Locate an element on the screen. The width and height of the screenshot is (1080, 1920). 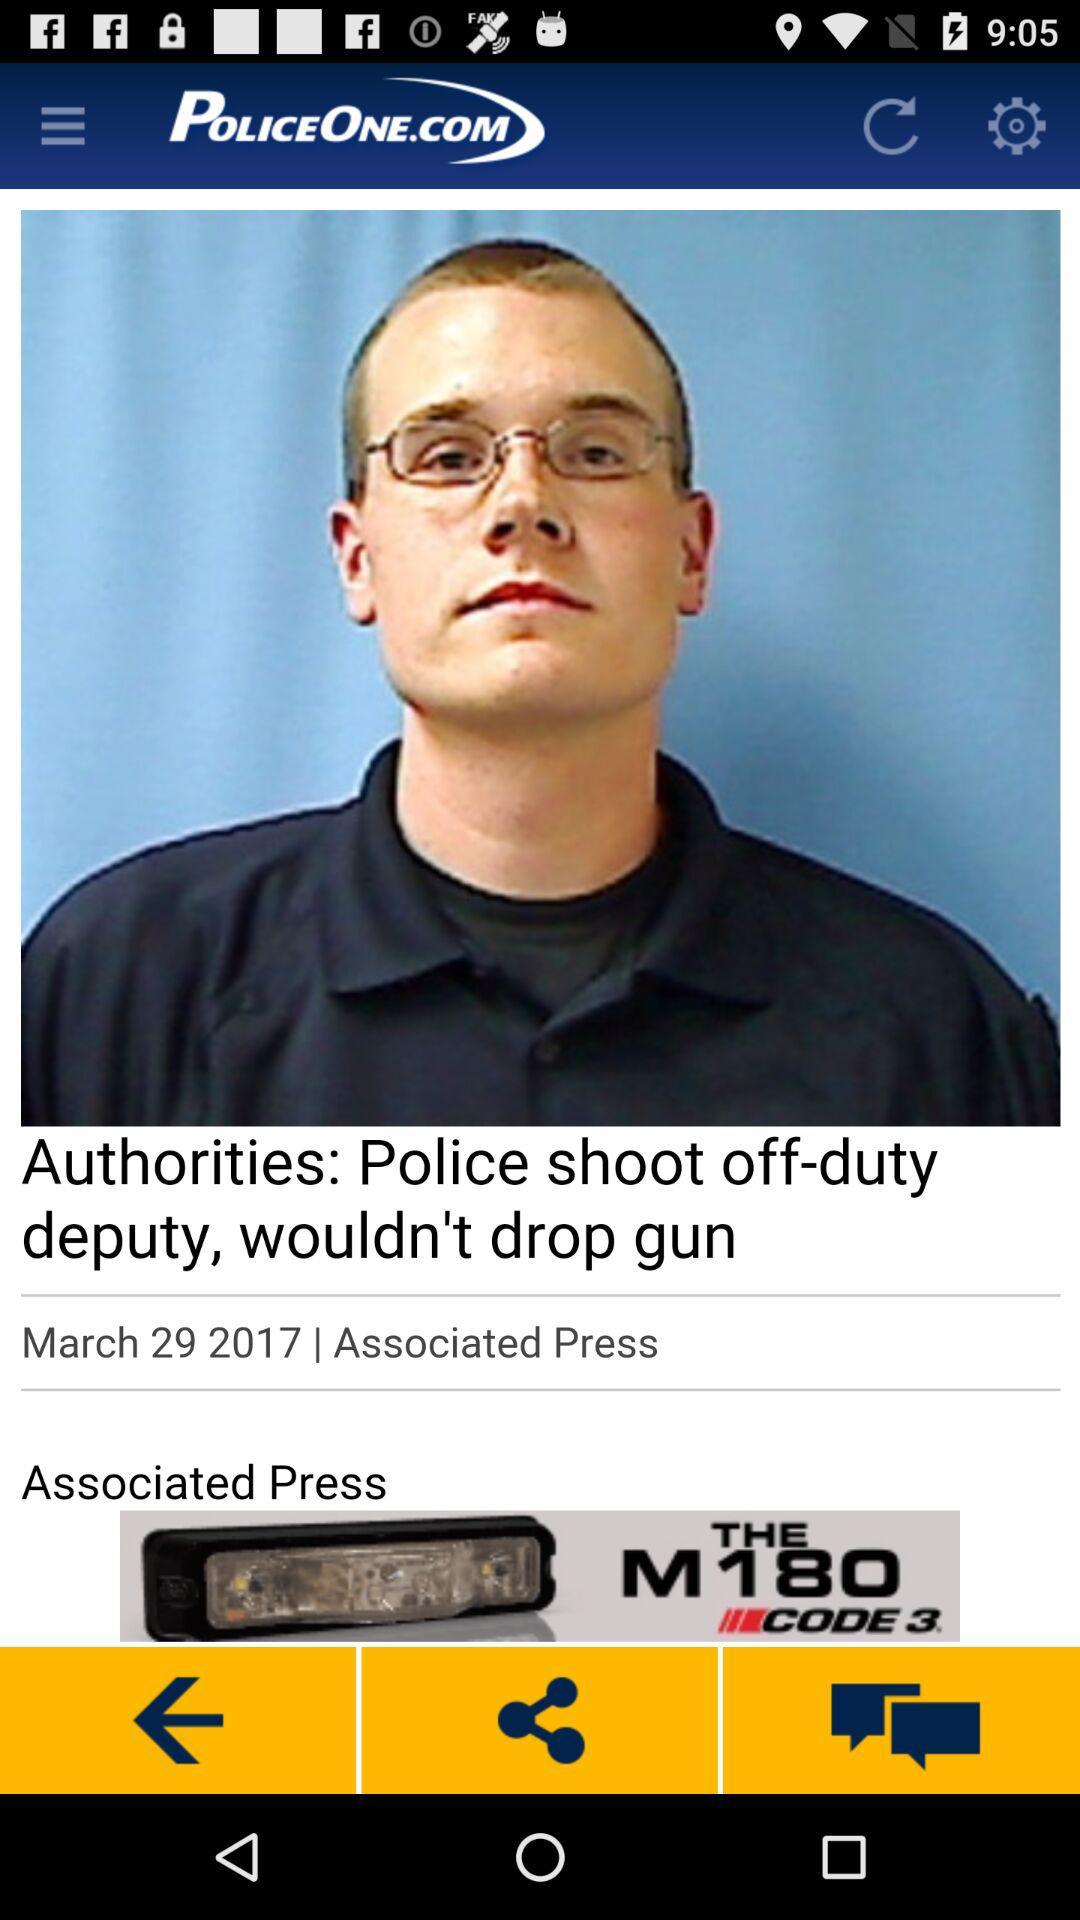
visit advertisement is located at coordinates (540, 1575).